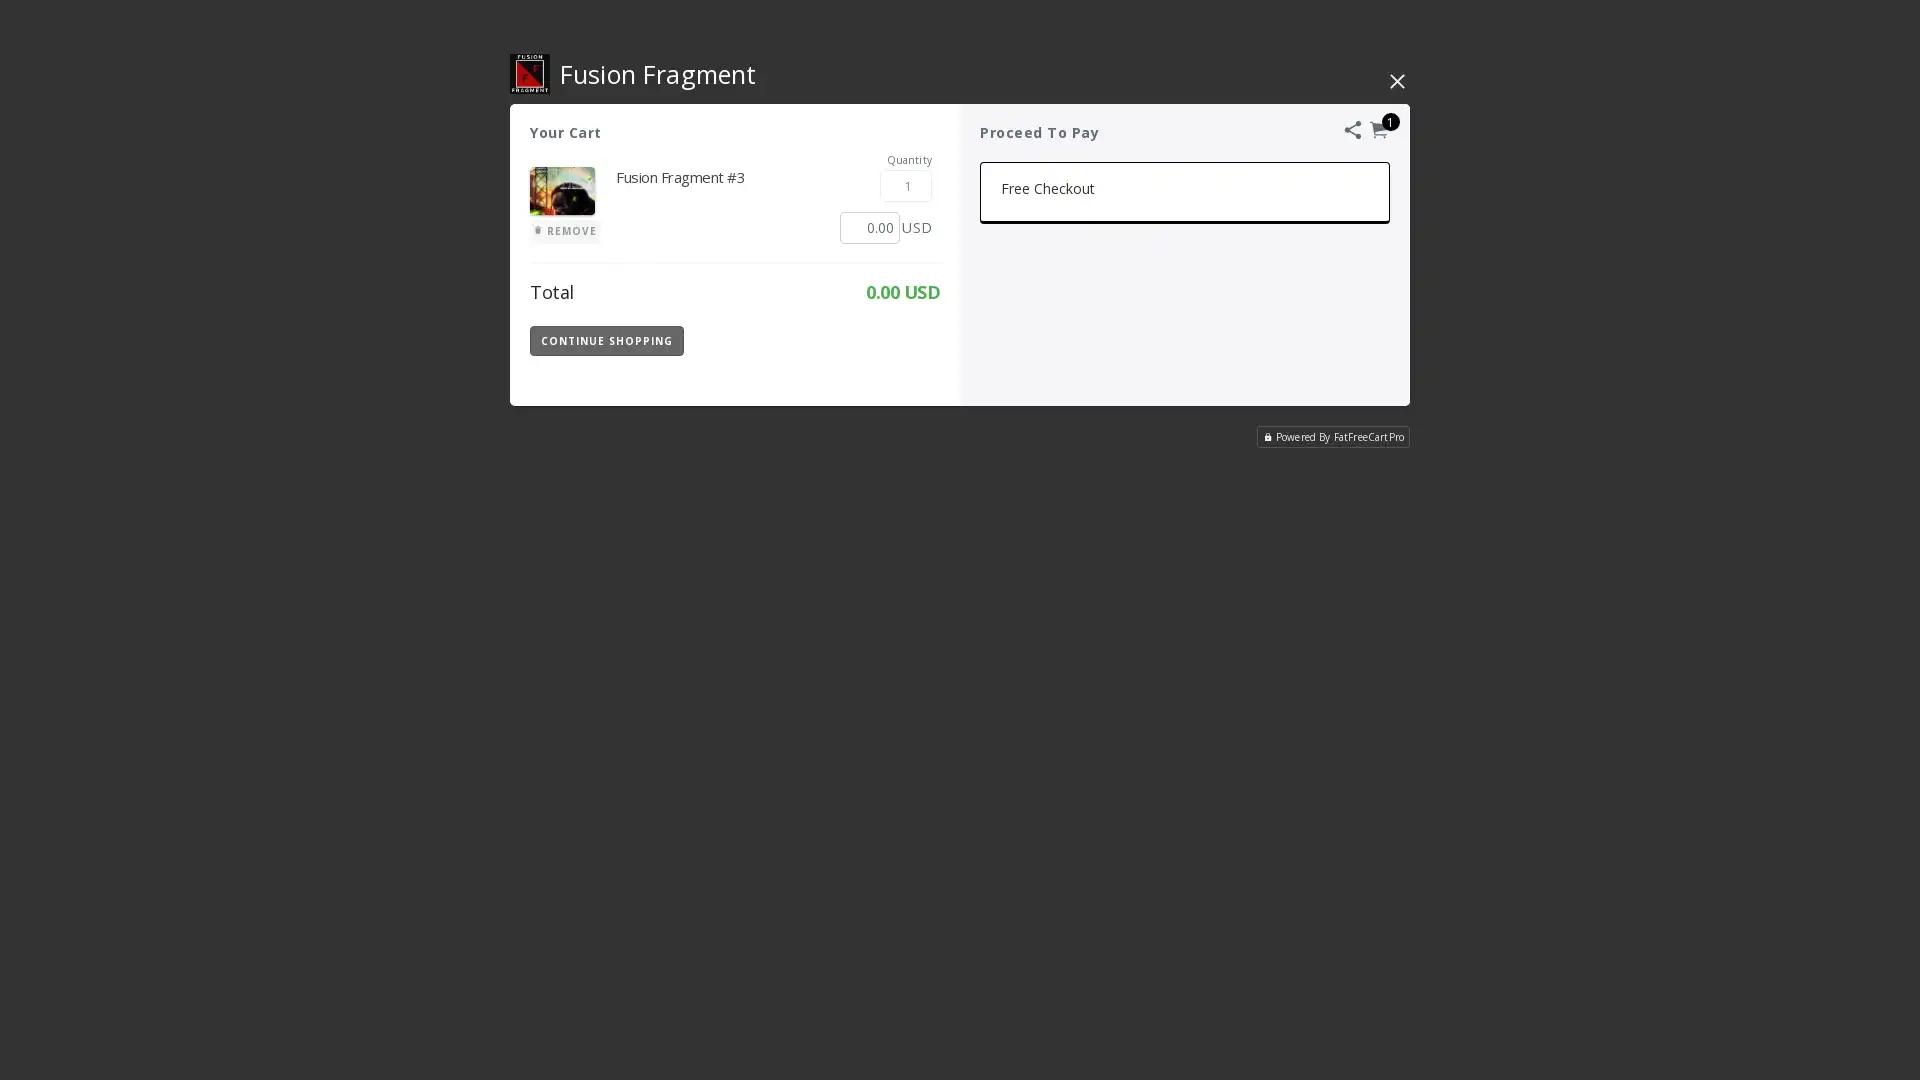  I want to click on trash REMOVE, so click(564, 230).